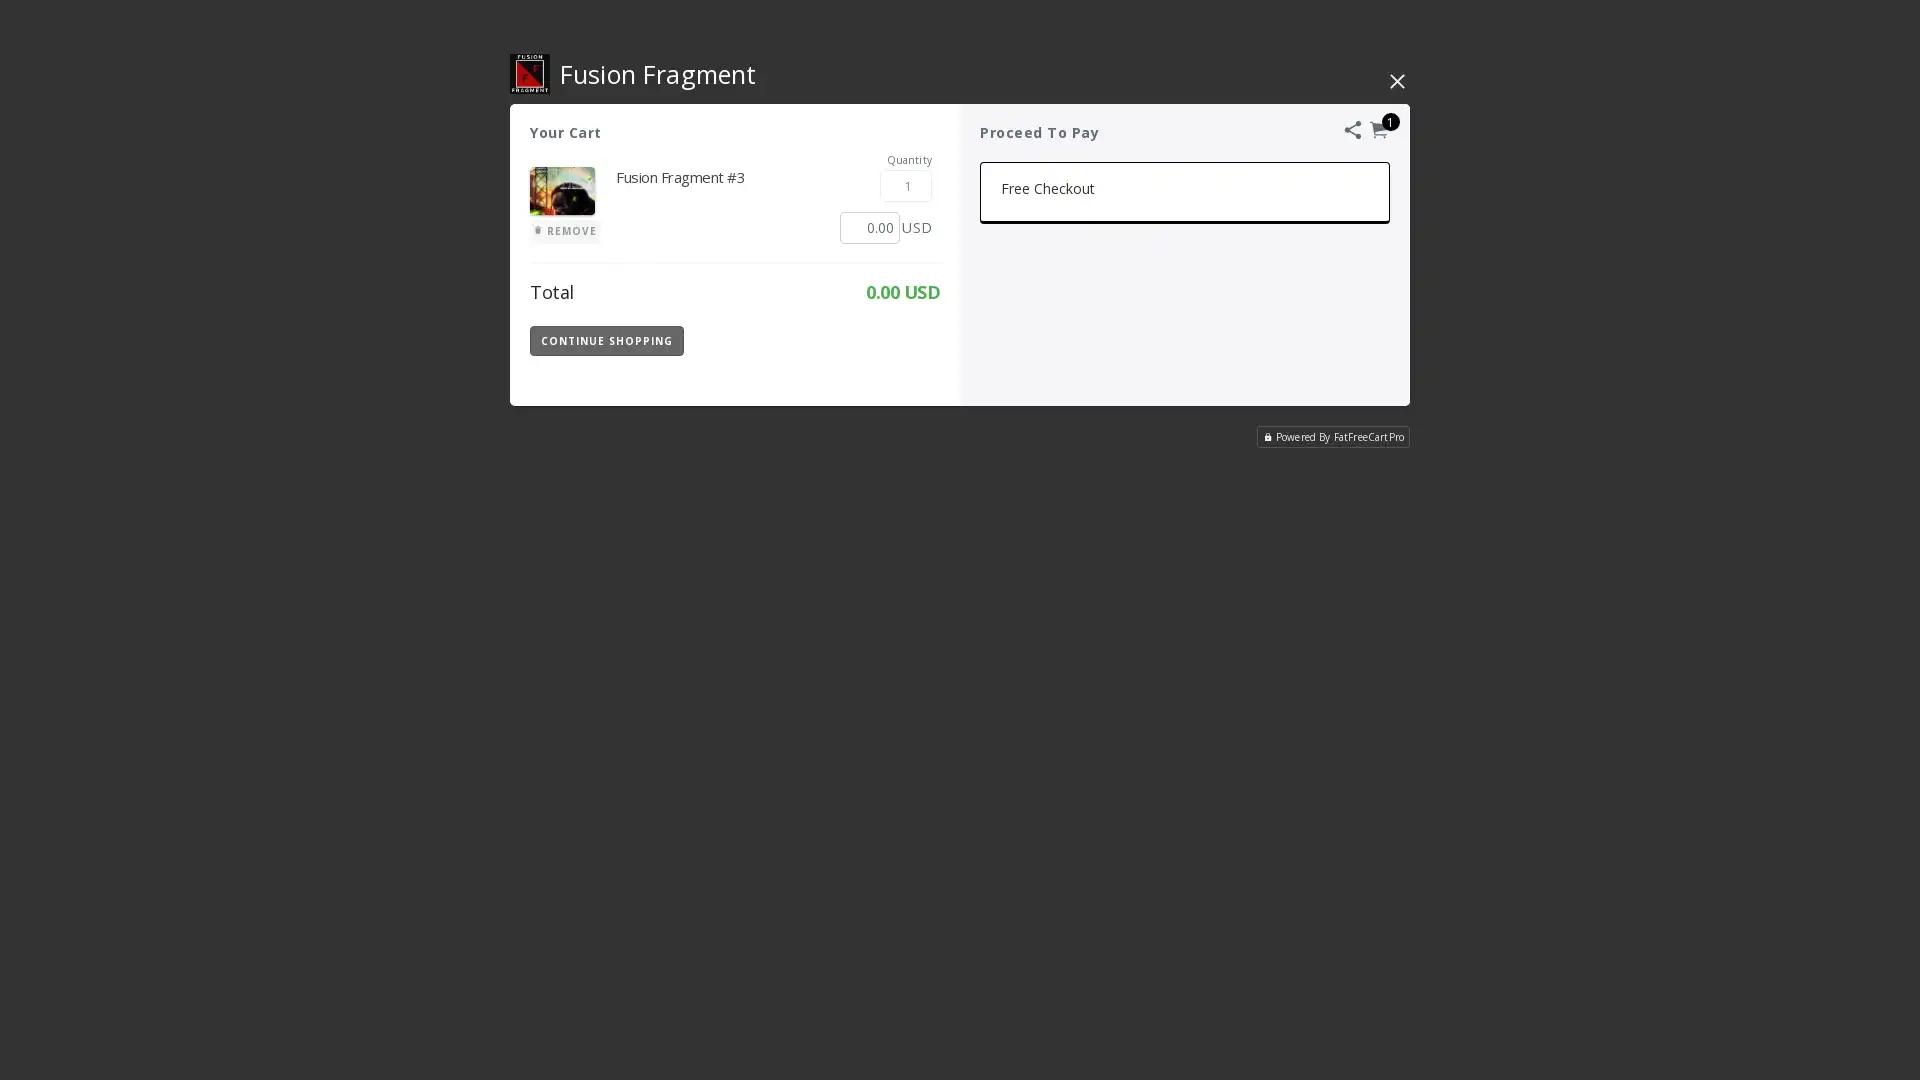  I want to click on trash REMOVE, so click(564, 230).